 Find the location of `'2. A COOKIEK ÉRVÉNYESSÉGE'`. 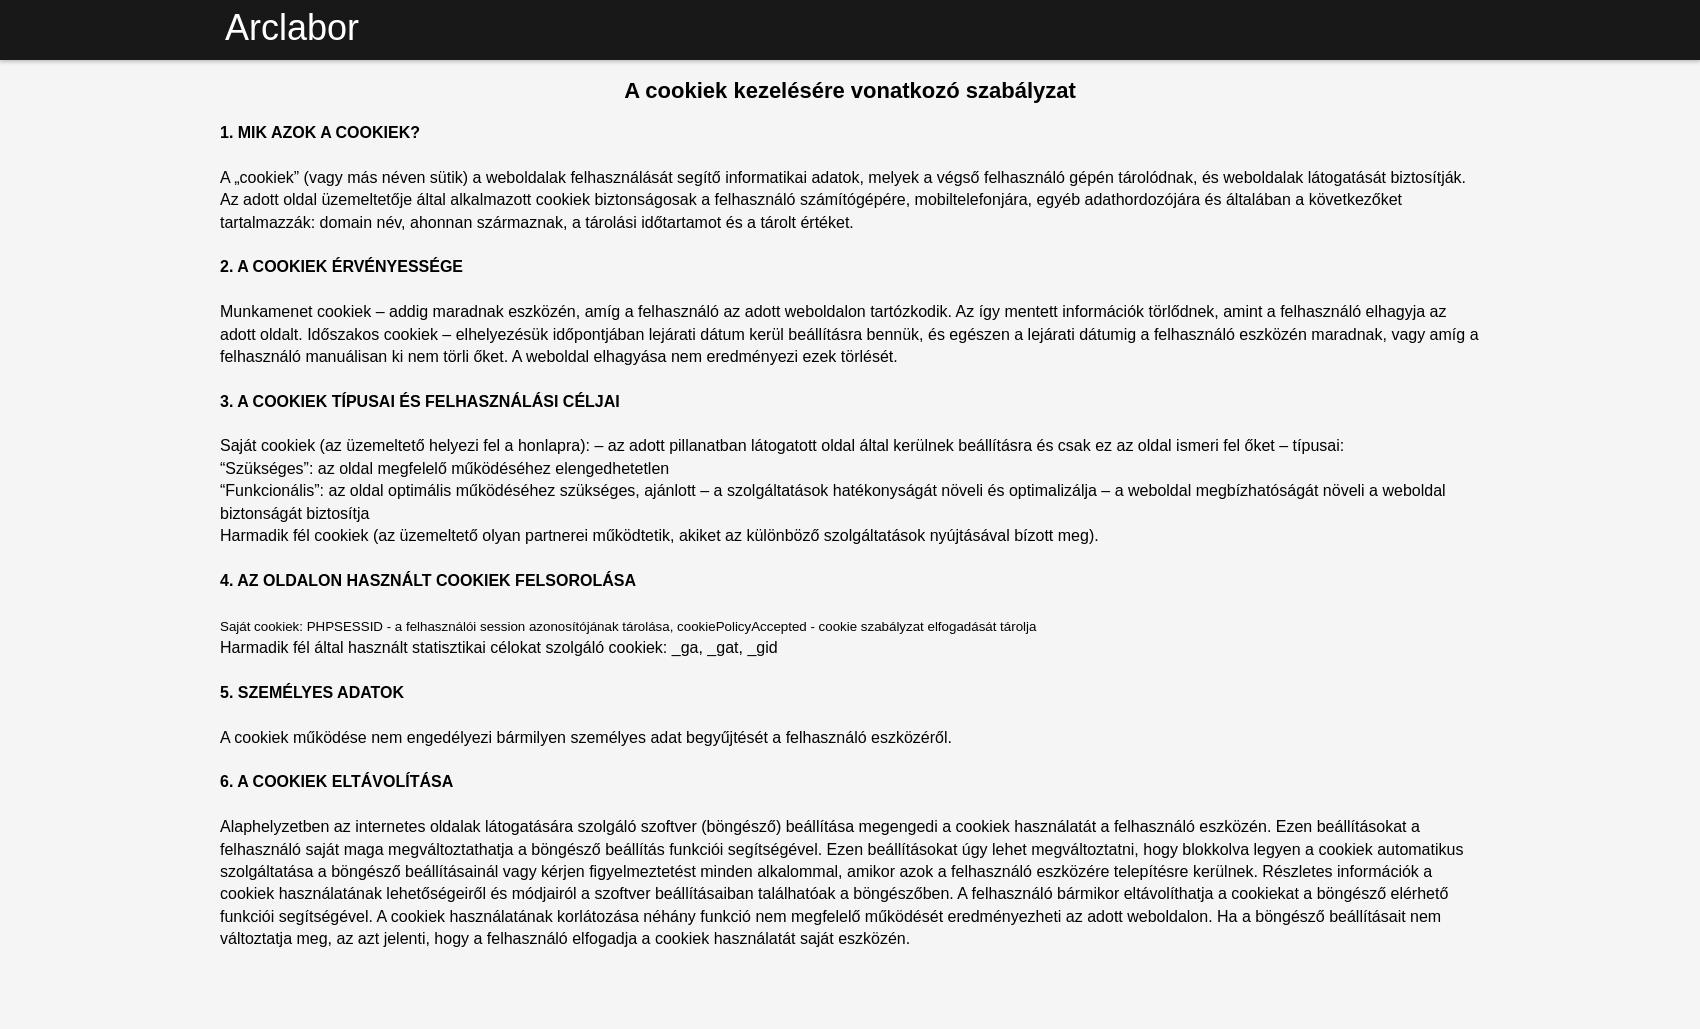

'2. A COOKIEK ÉRVÉNYESSÉGE' is located at coordinates (340, 265).